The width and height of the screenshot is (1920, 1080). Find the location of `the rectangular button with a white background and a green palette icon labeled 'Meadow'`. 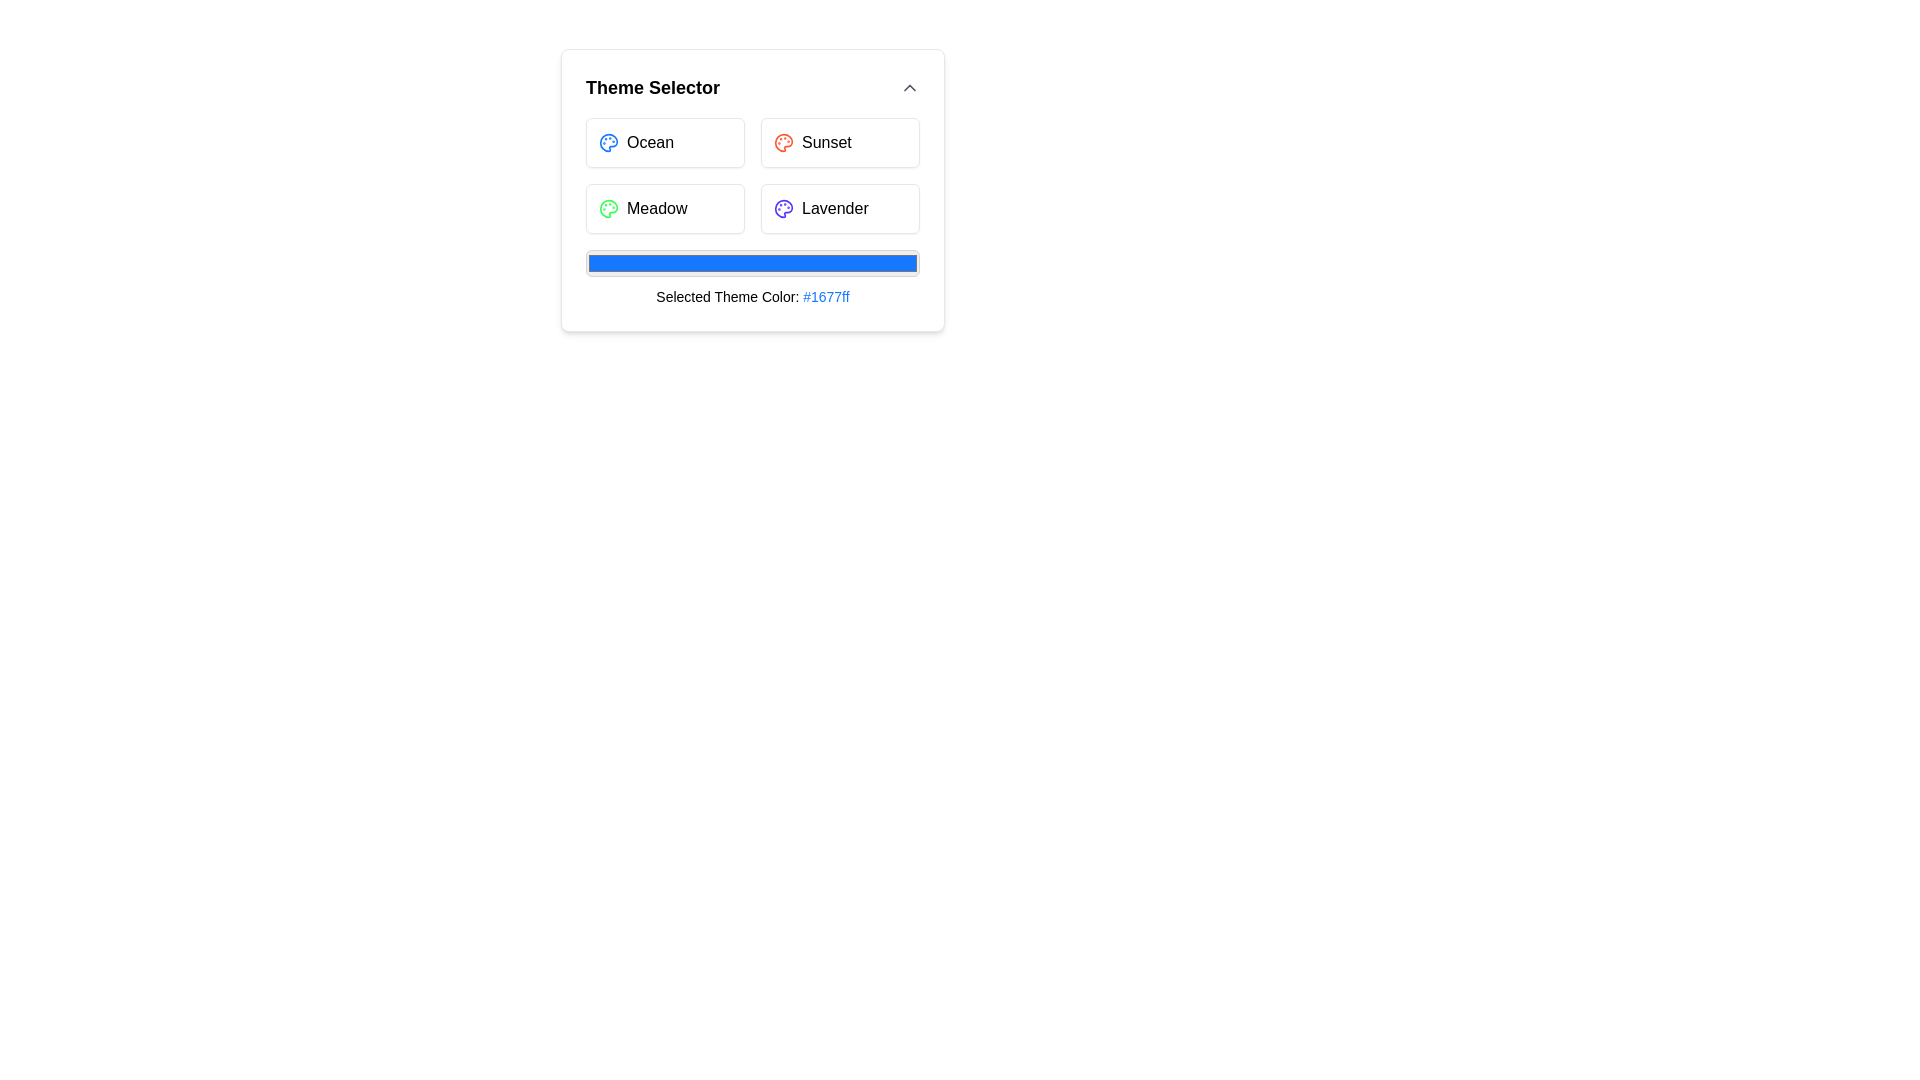

the rectangular button with a white background and a green palette icon labeled 'Meadow' is located at coordinates (665, 208).